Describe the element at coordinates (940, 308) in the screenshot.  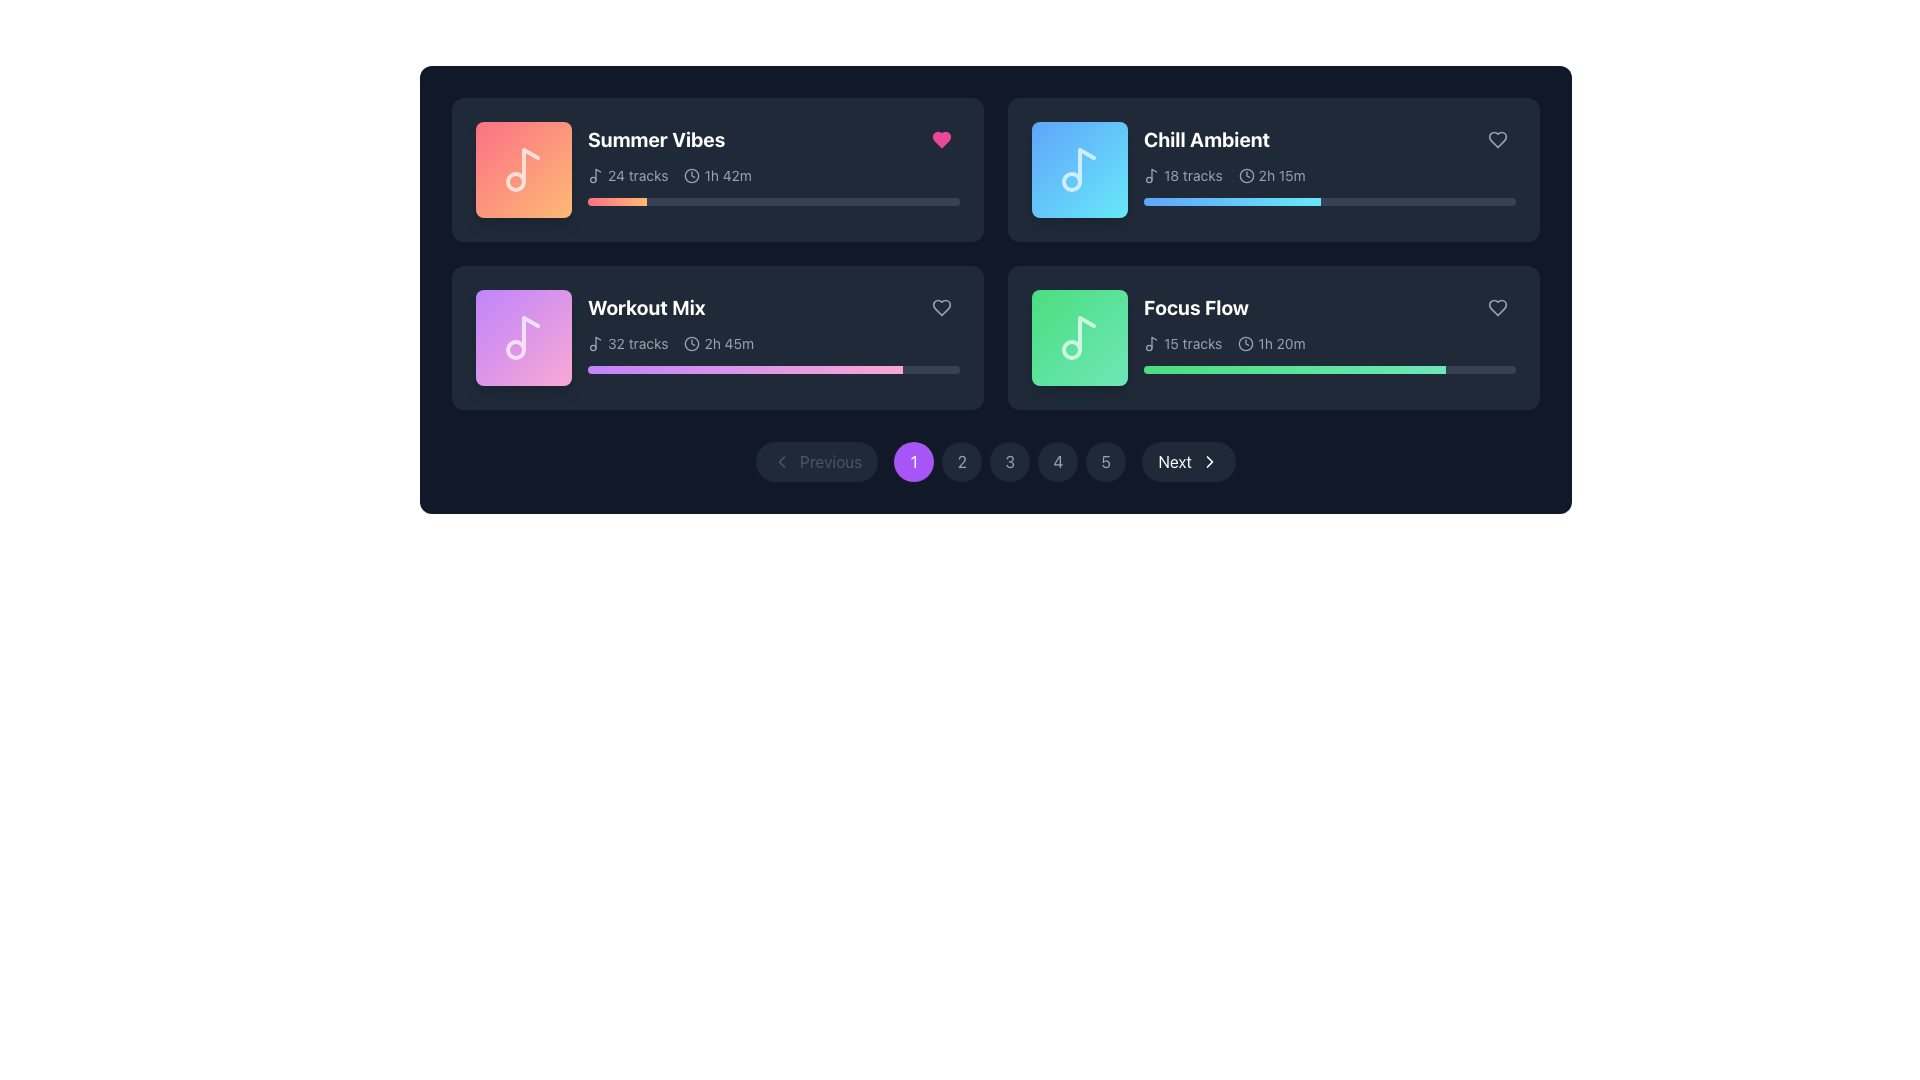
I see `the heart-shaped icon button located at the top-right corner of the 'Workout Mix' card` at that location.